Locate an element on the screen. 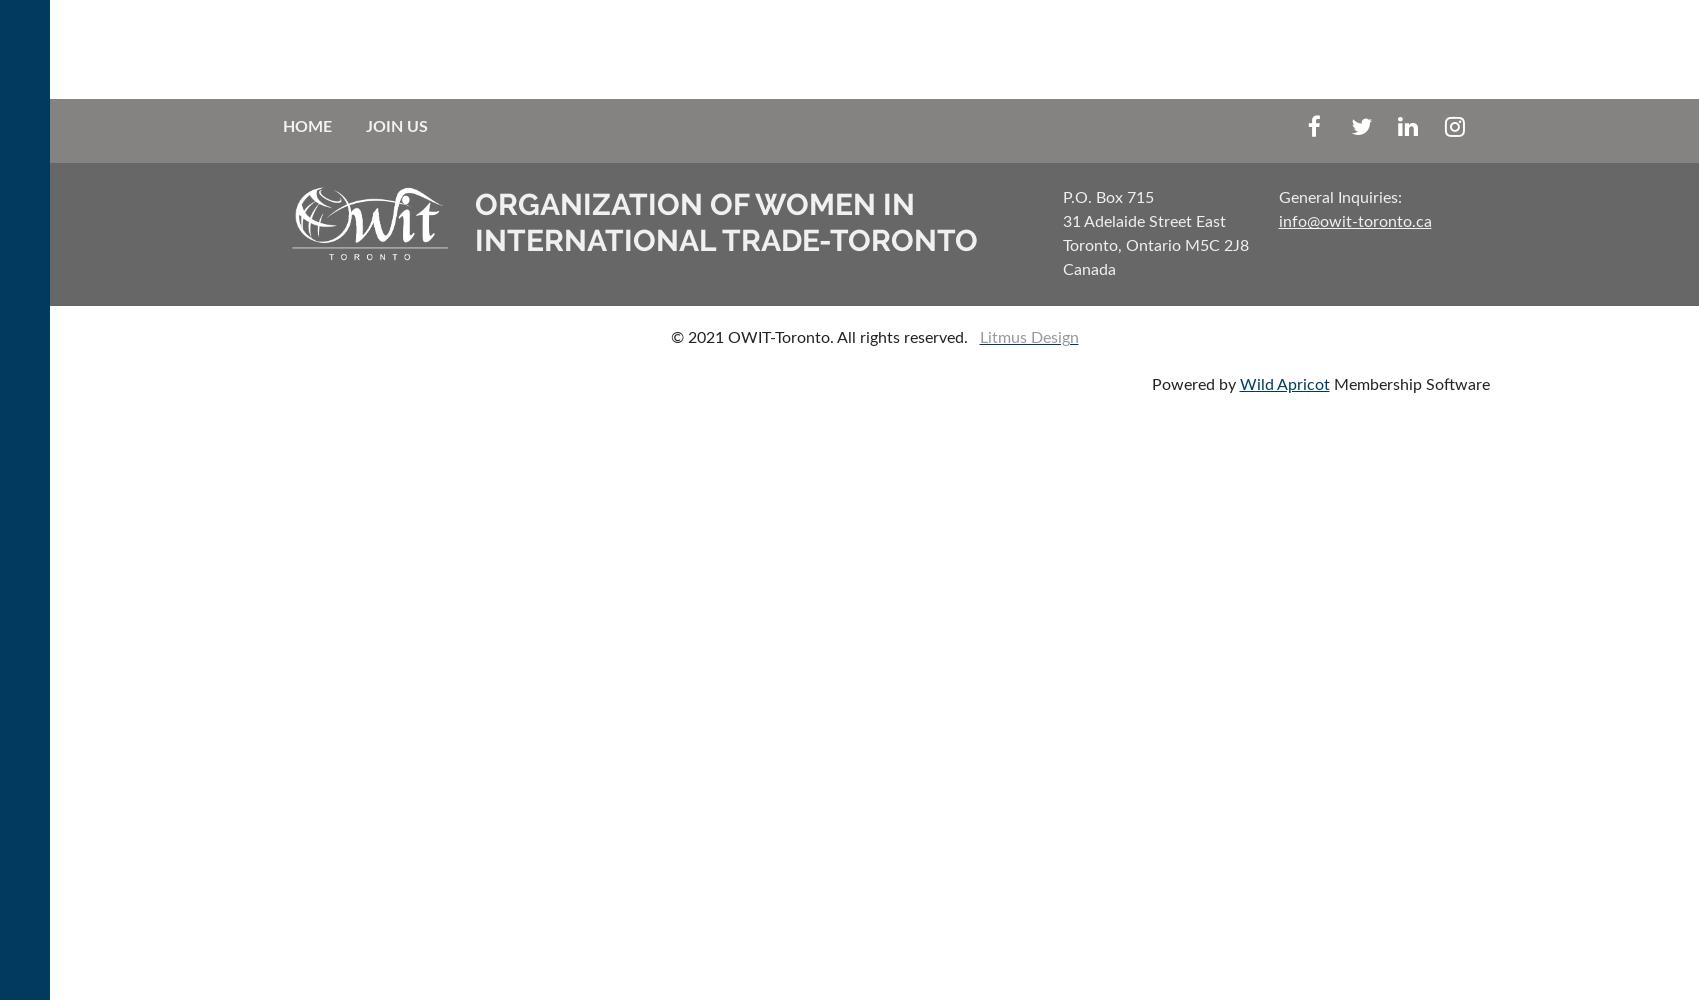 The image size is (1699, 1000). 'Canada' is located at coordinates (1087, 270).